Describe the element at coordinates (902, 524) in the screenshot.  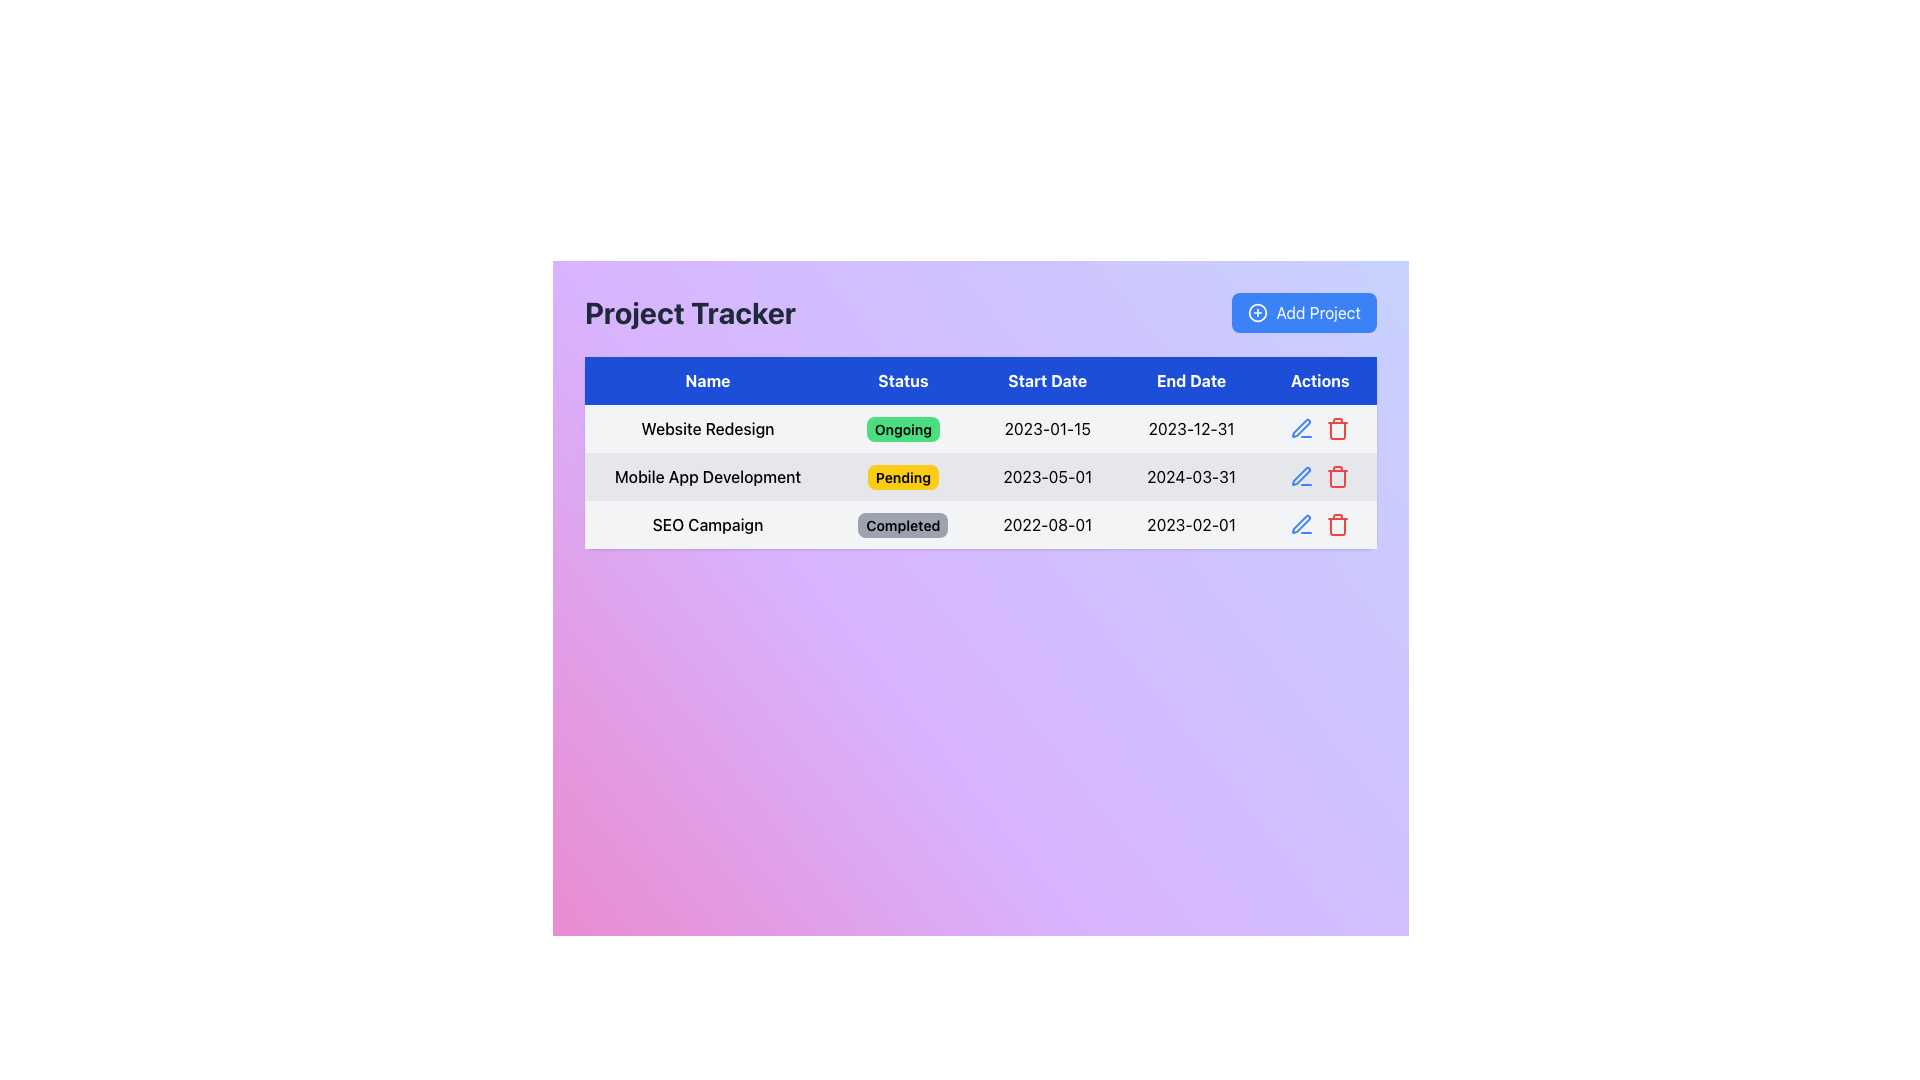
I see `the status label indicating that the 'SEO Campaign' project has been completed, located in the 'Status' column of the 'Project Tracker' table, specifically in the third row` at that location.